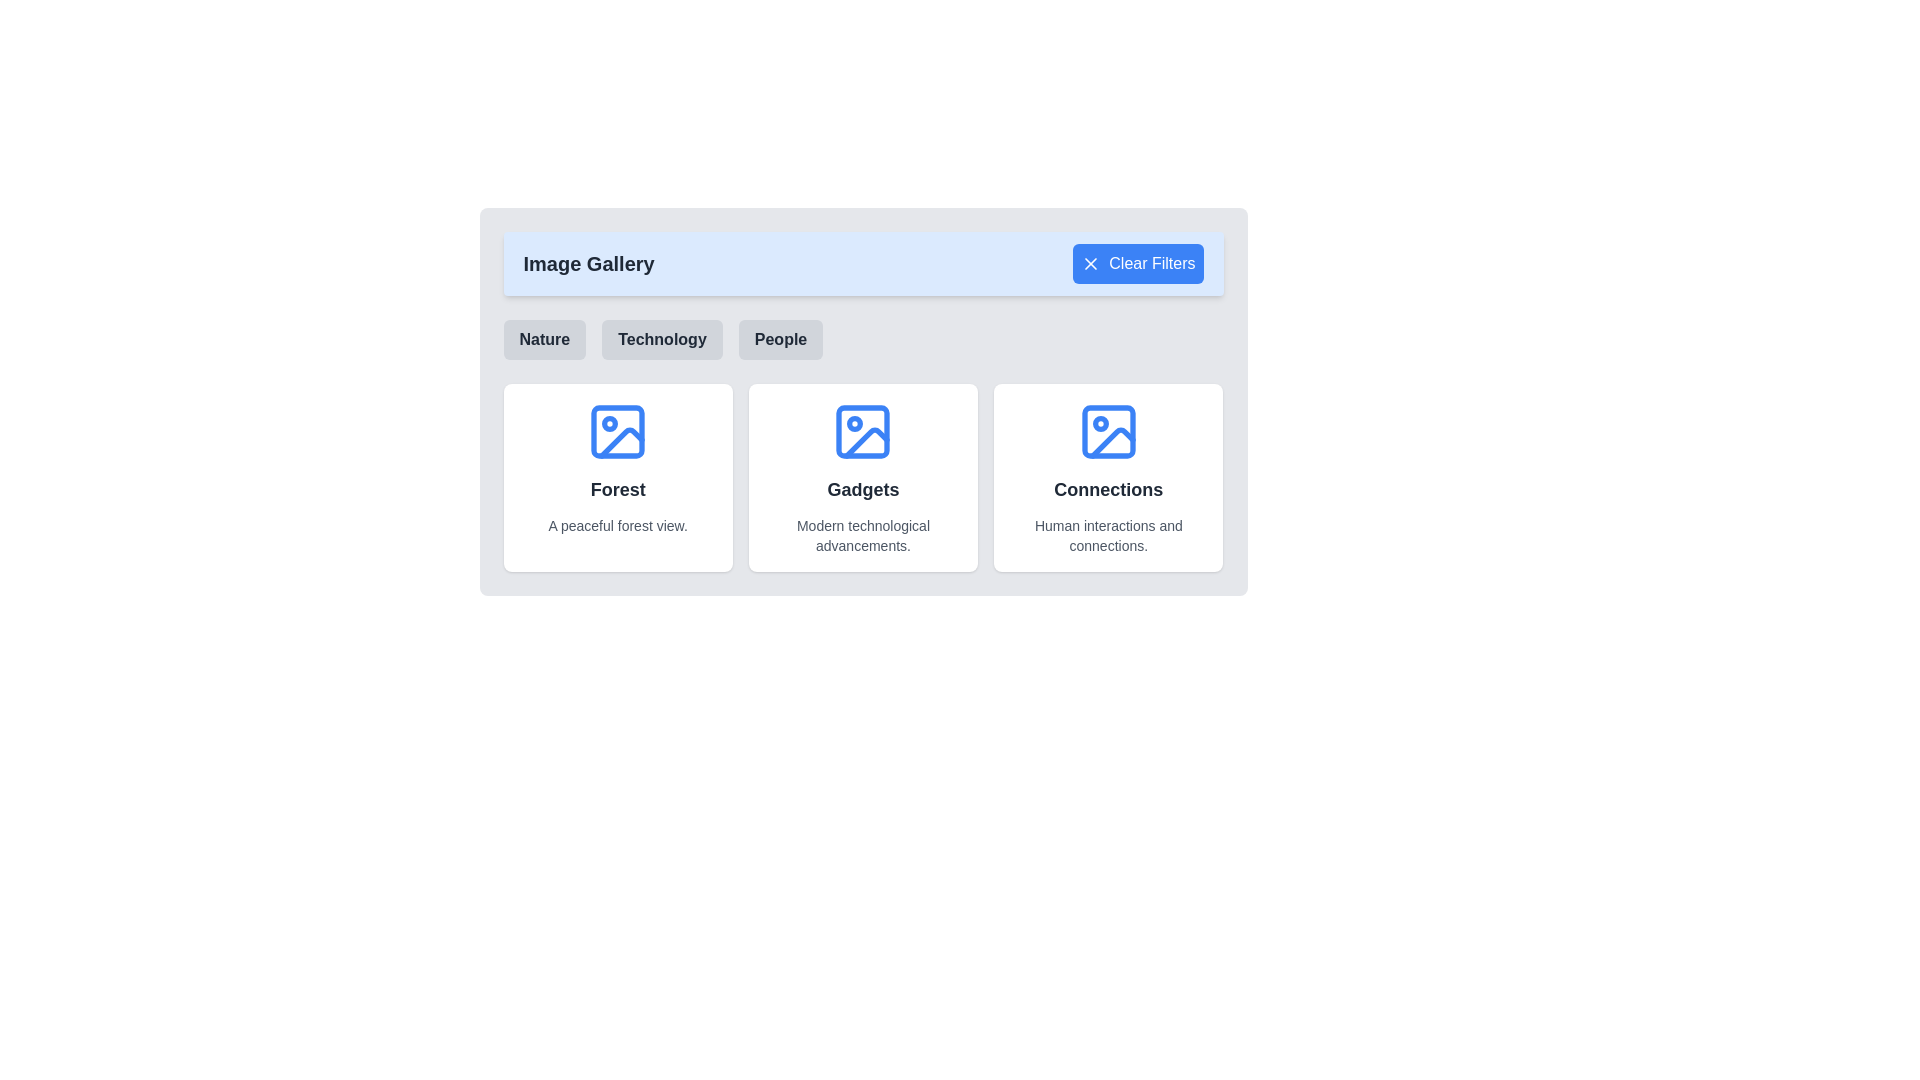 The height and width of the screenshot is (1080, 1920). Describe the element at coordinates (855, 423) in the screenshot. I see `the circular graphical element inside the 'Gadgets' icon, positioned slightly towards the upper left` at that location.